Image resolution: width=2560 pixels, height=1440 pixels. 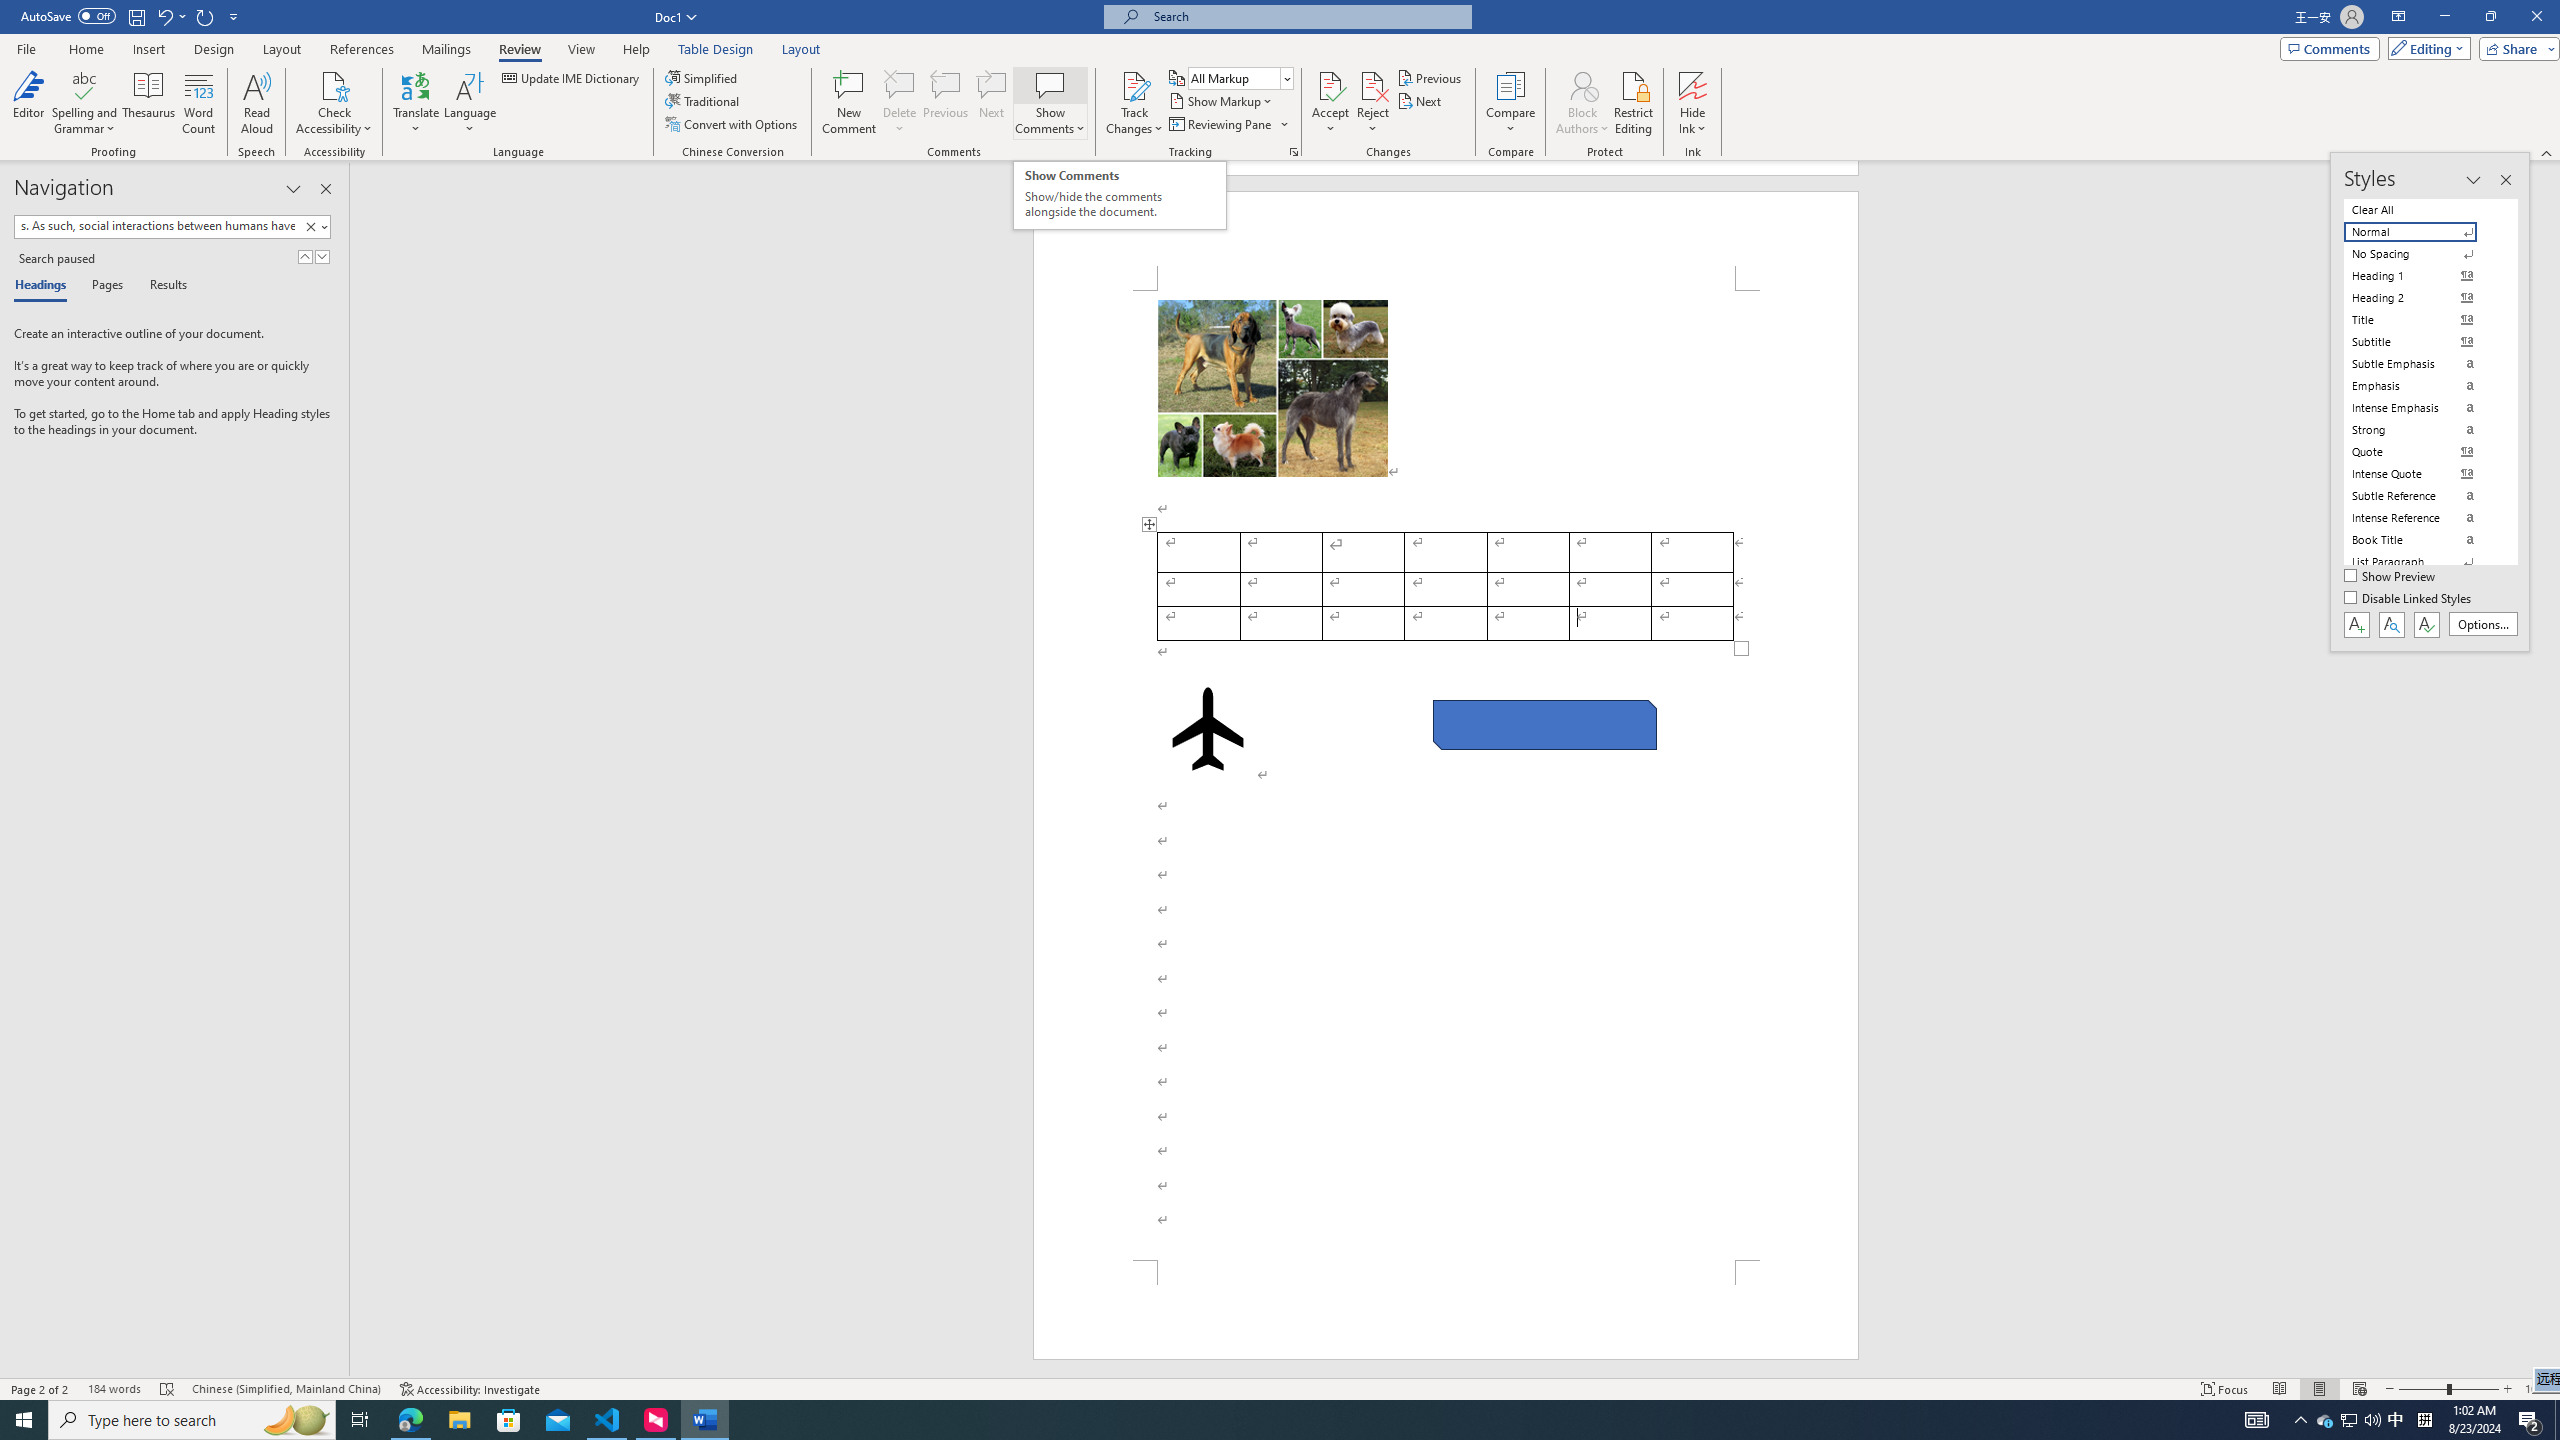 What do you see at coordinates (733, 122) in the screenshot?
I see `'Convert with Options...'` at bounding box center [733, 122].